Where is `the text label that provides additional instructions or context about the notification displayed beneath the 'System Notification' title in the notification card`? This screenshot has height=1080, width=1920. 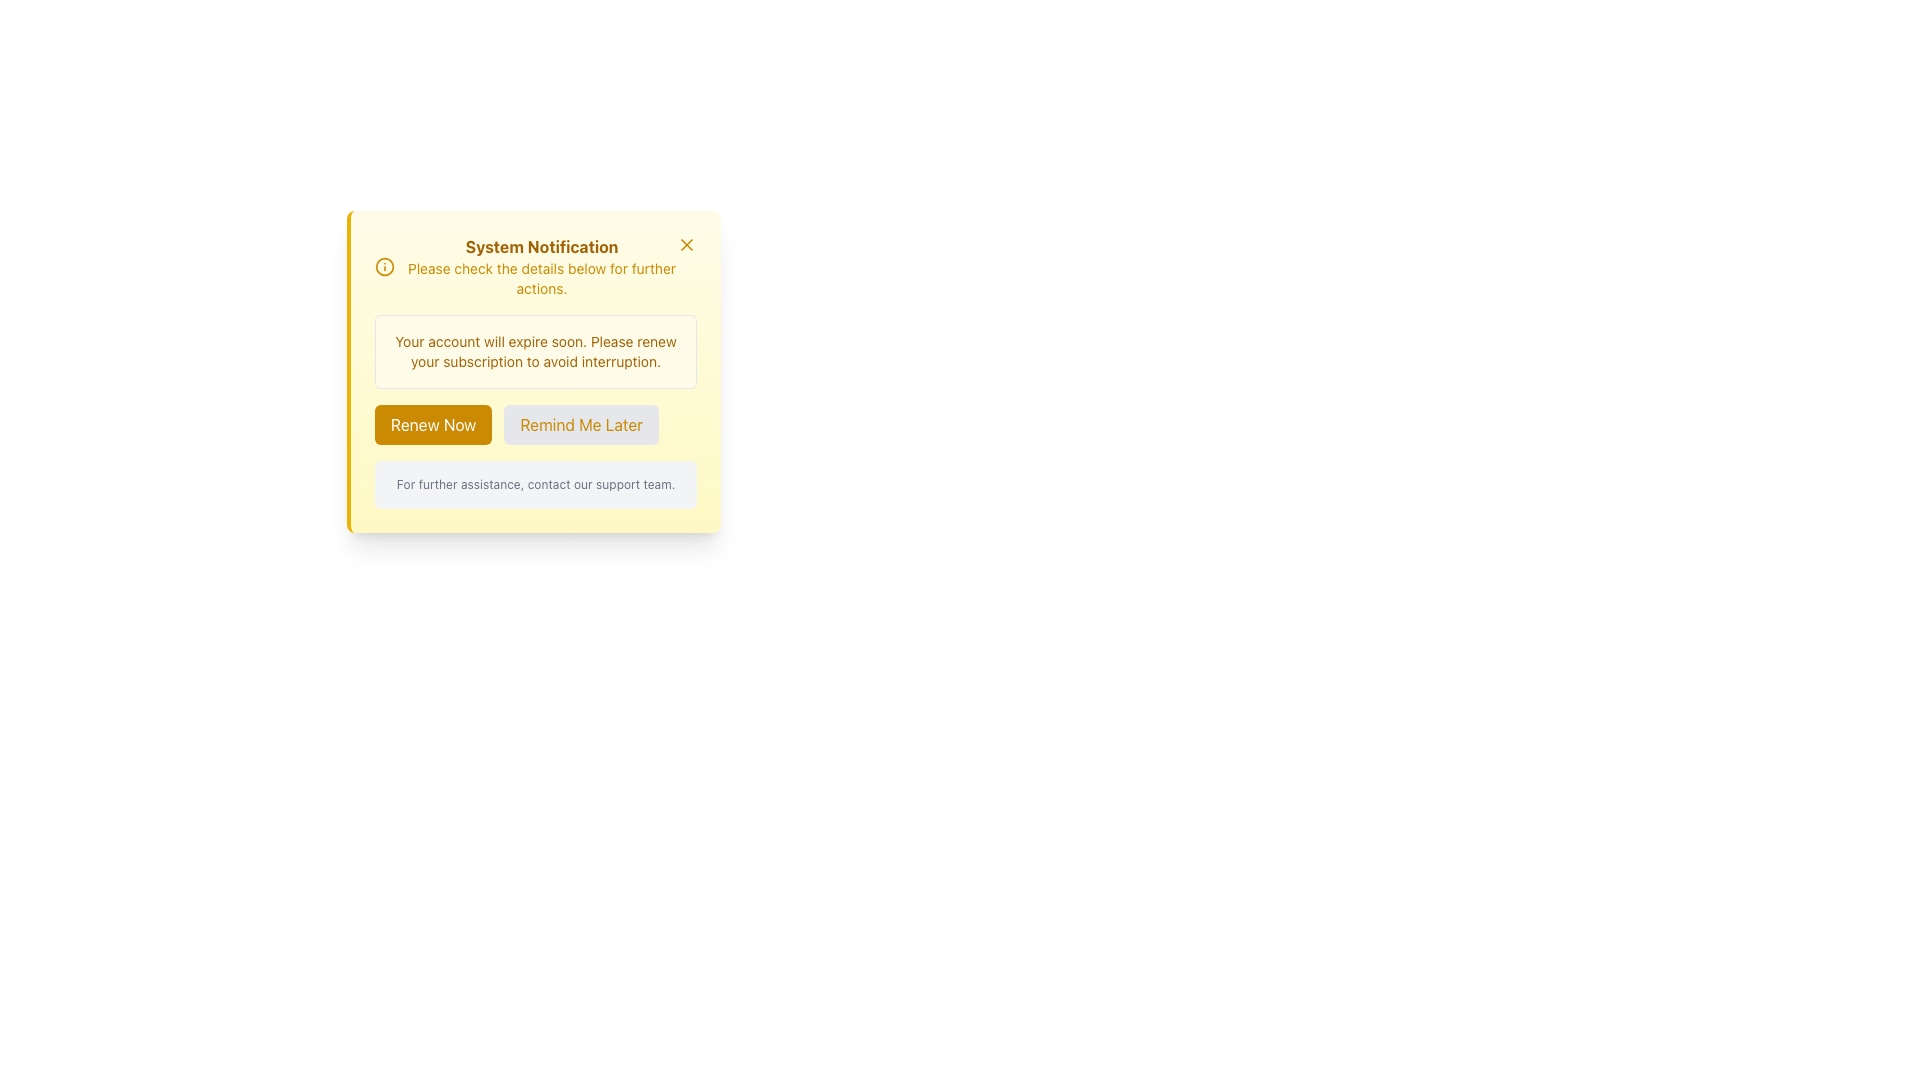 the text label that provides additional instructions or context about the notification displayed beneath the 'System Notification' title in the notification card is located at coordinates (542, 278).